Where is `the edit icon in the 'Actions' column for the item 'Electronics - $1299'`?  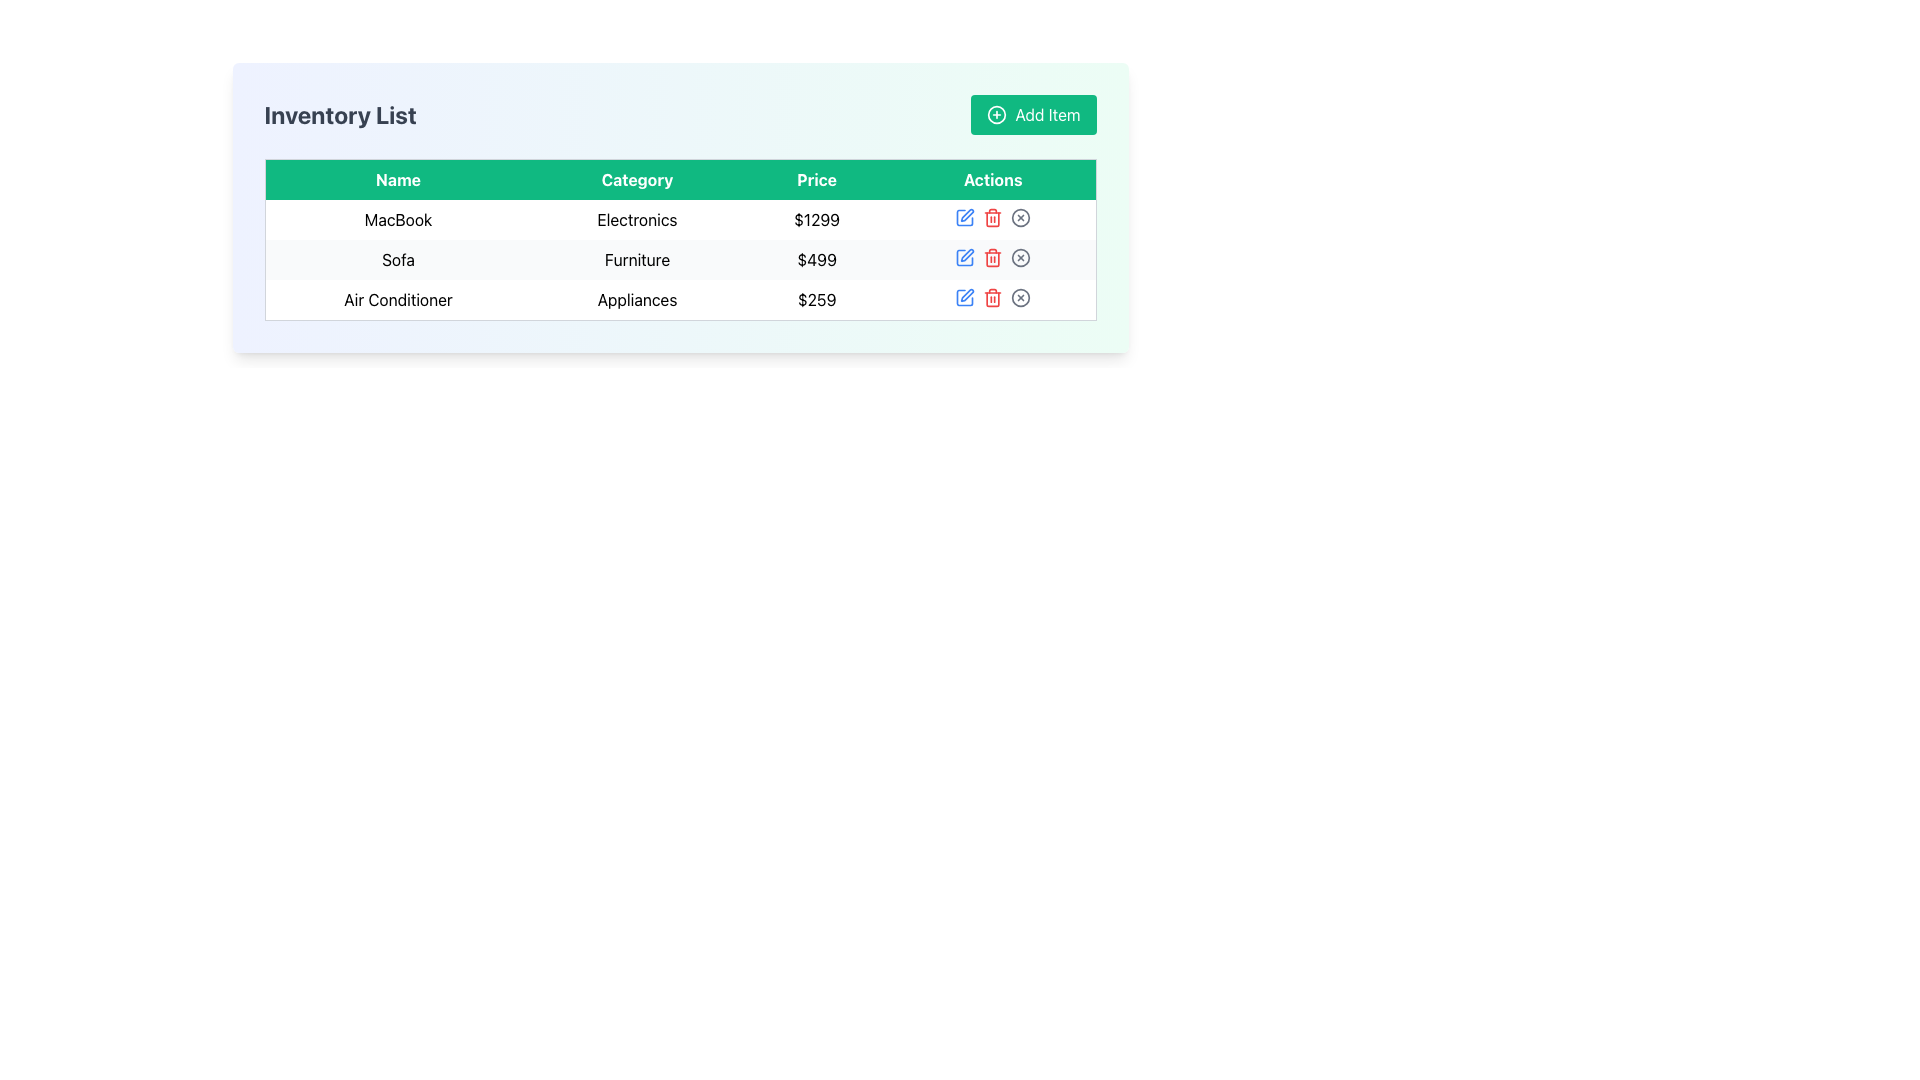 the edit icon in the 'Actions' column for the item 'Electronics - $1299' is located at coordinates (965, 218).